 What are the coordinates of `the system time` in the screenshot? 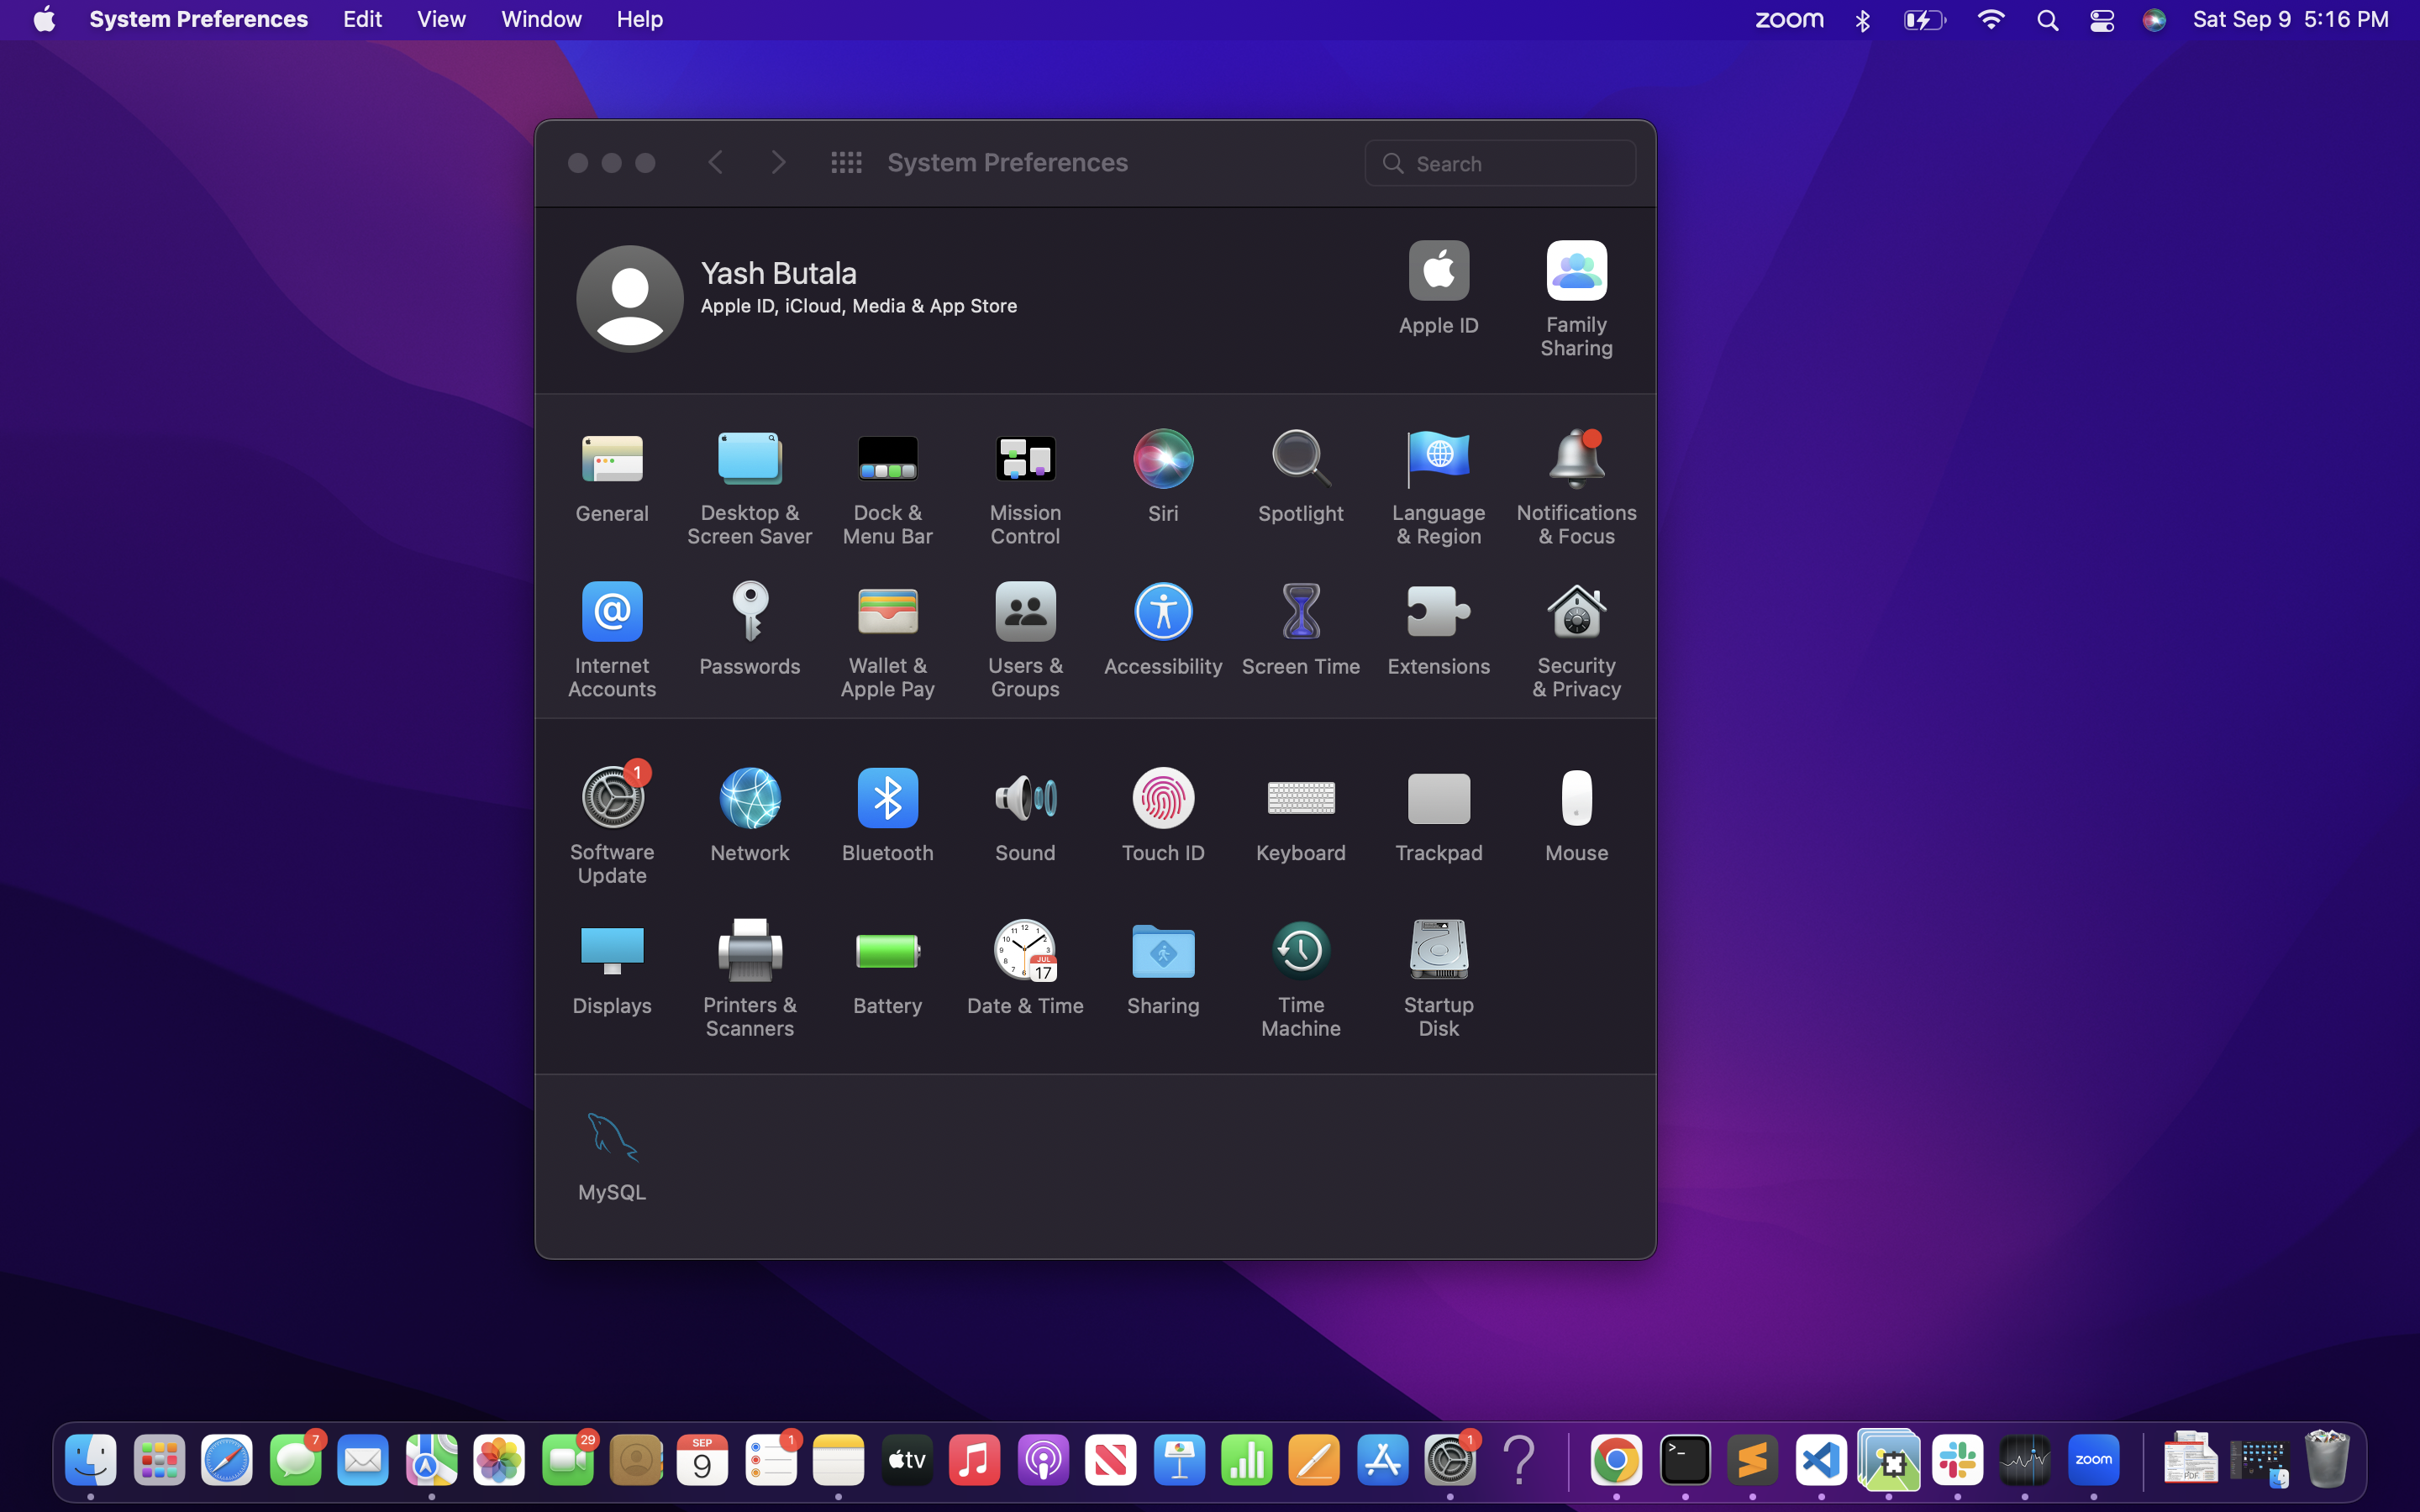 It's located at (1025, 971).